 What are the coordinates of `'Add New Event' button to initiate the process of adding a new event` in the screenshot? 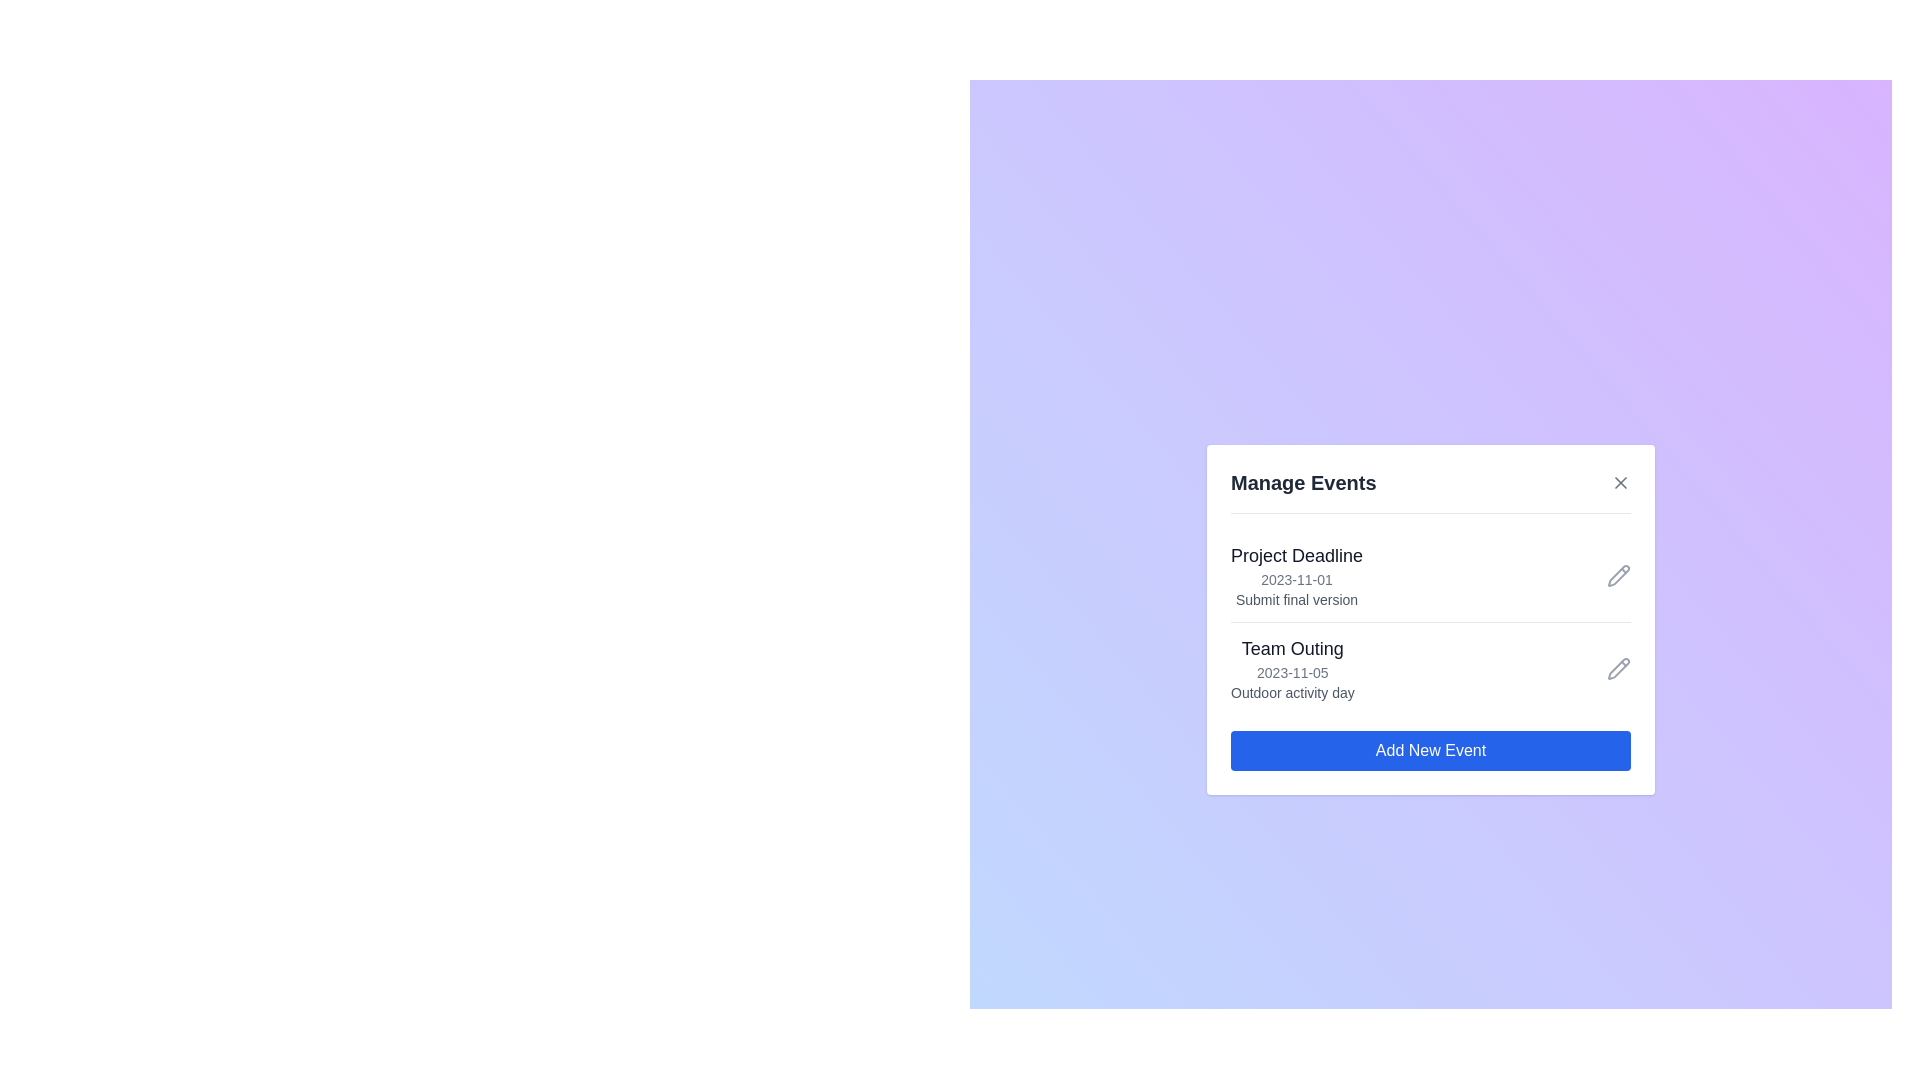 It's located at (1429, 751).